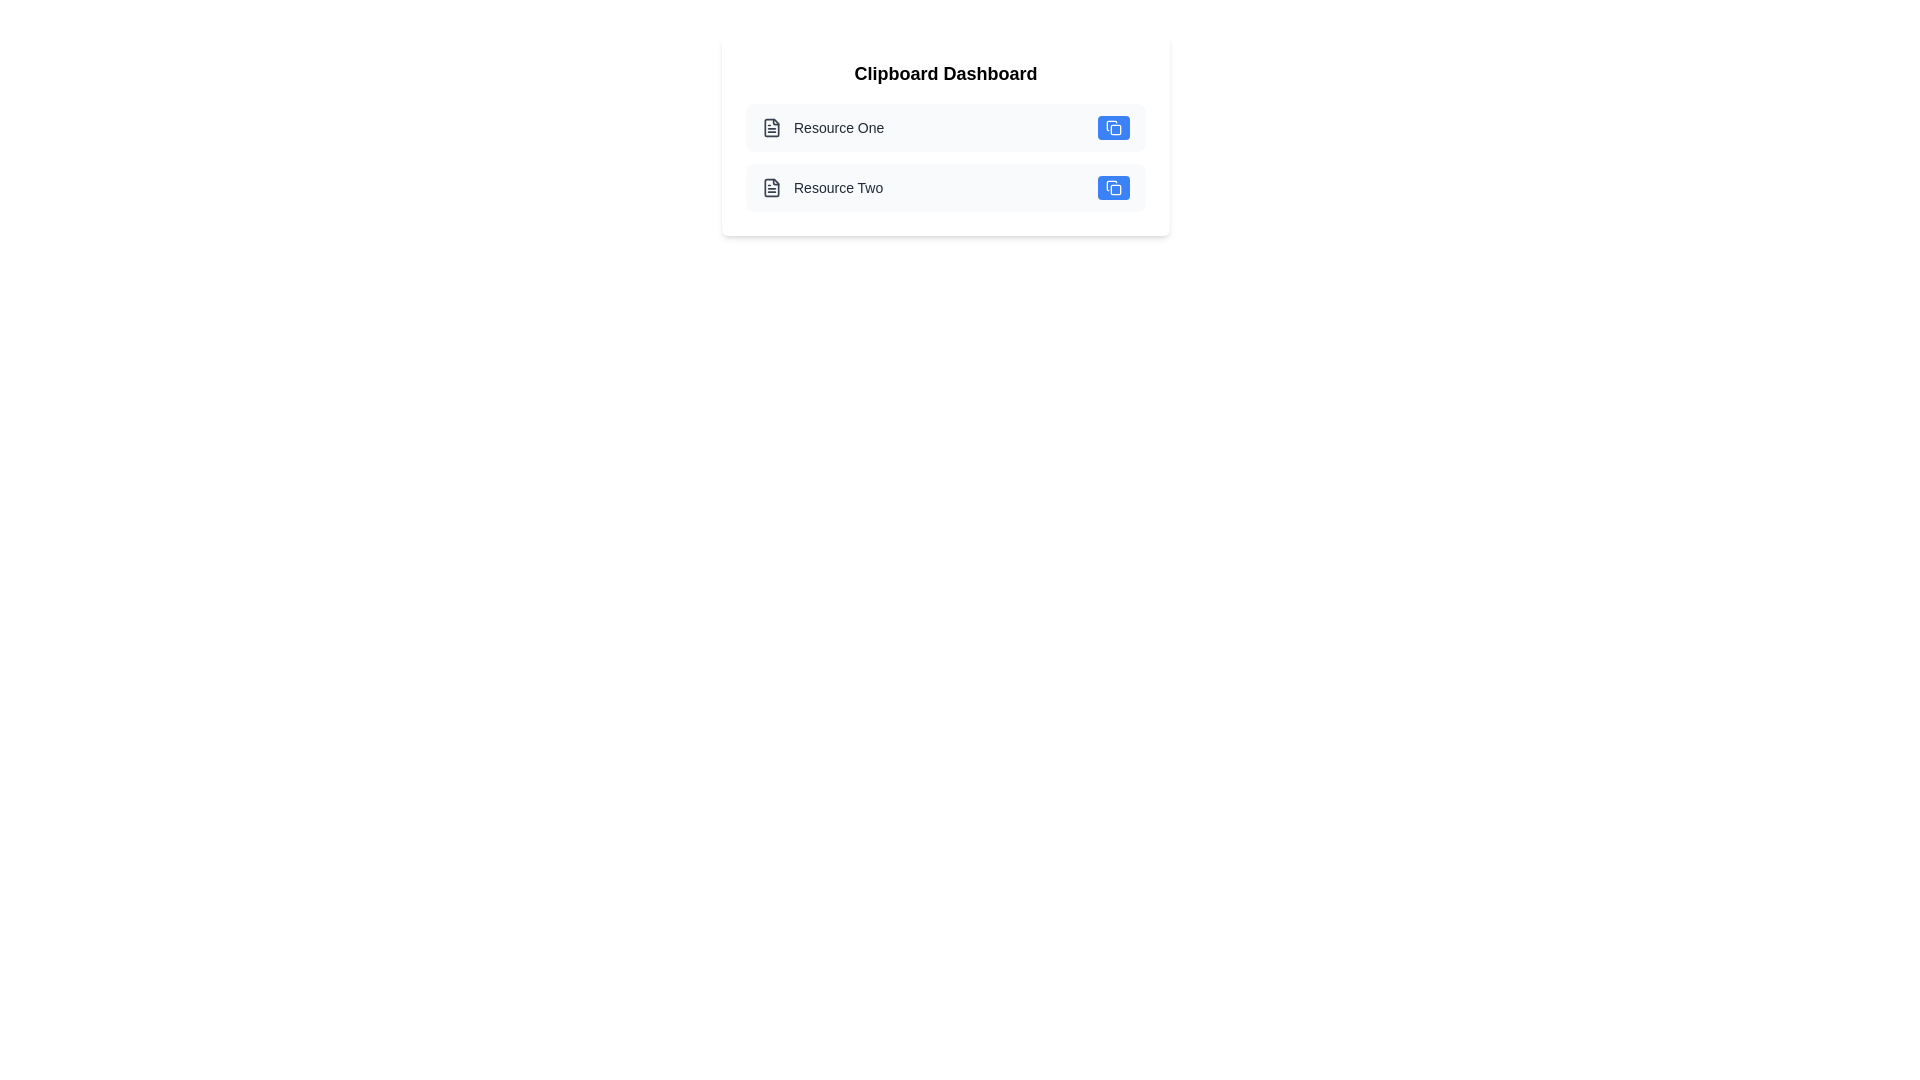 The width and height of the screenshot is (1920, 1080). What do you see at coordinates (1112, 188) in the screenshot?
I see `the button located on the far right of the row labeled 'Resource Two'` at bounding box center [1112, 188].